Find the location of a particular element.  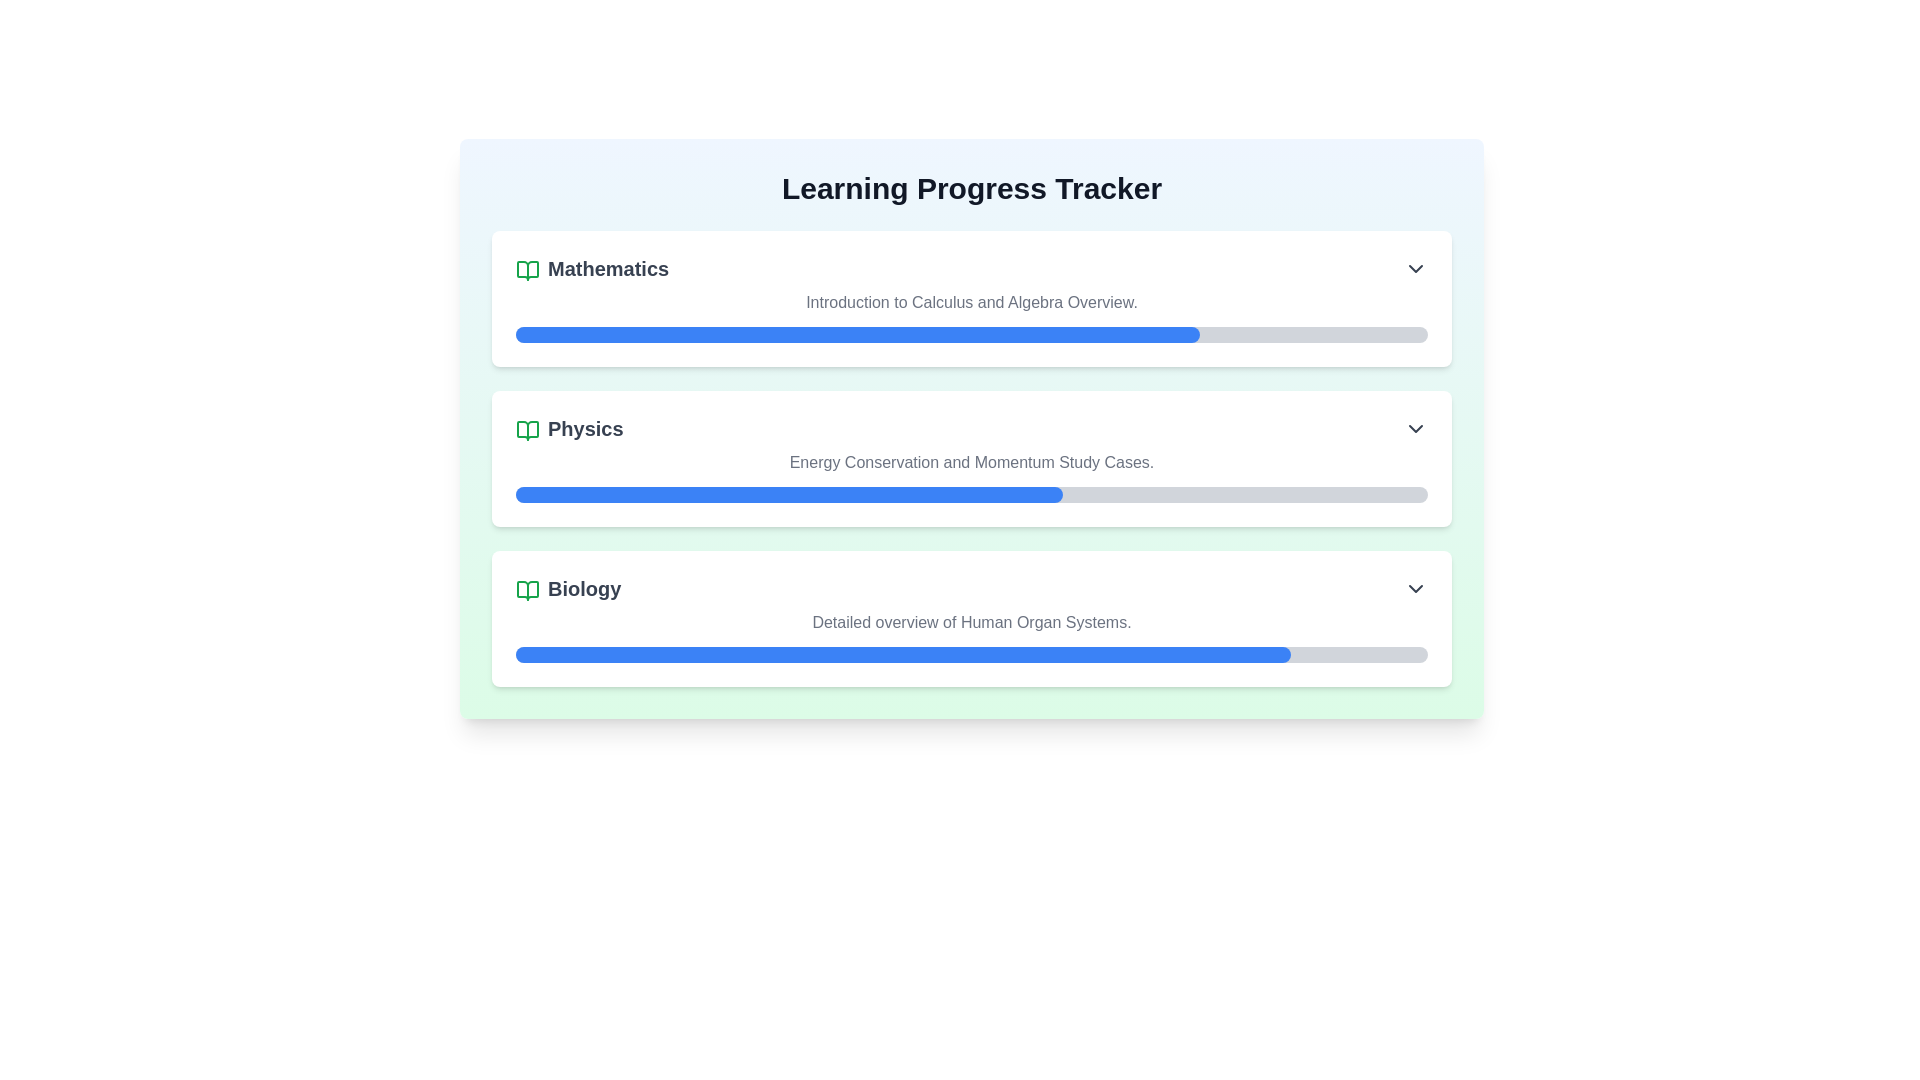

the progress bar for the 'Introduction to Calculus and Algebra Overview' course located in the Mathematics section of the Learning Progress Tracker interface is located at coordinates (971, 315).